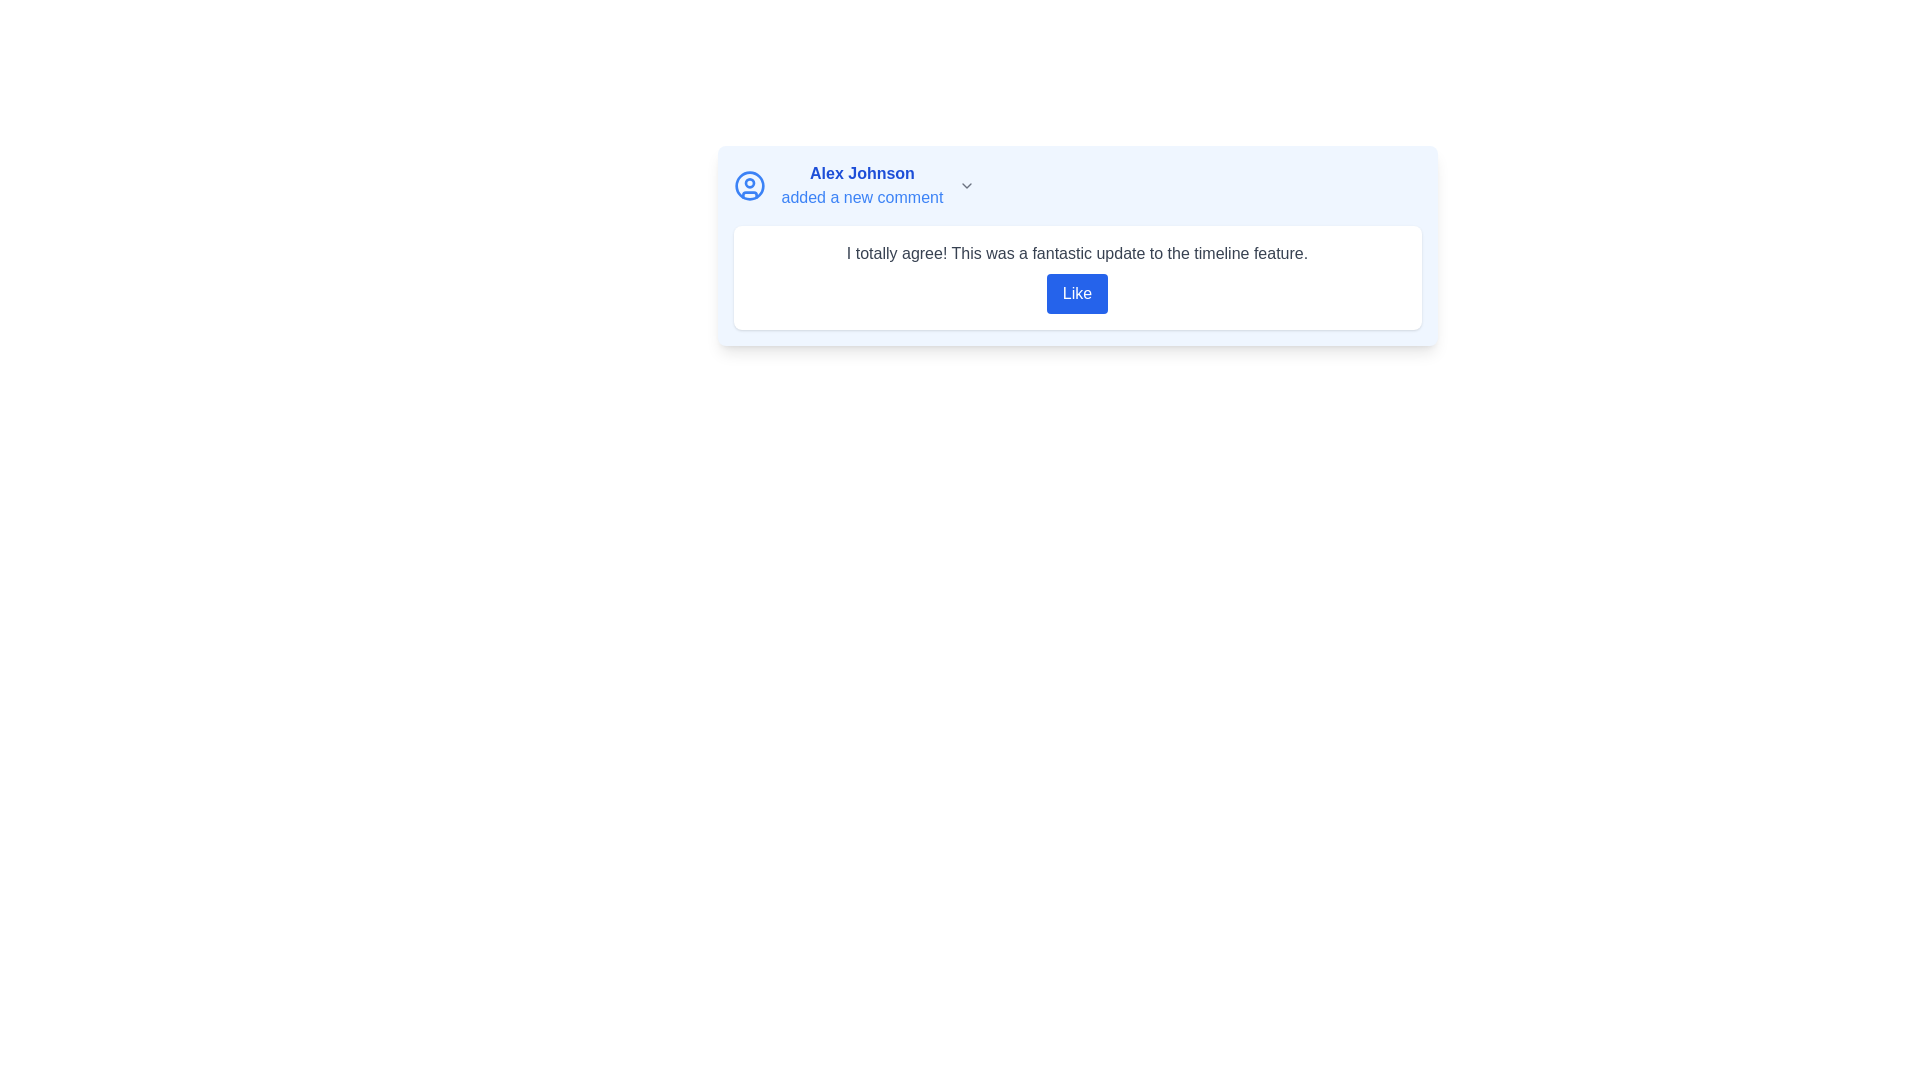 The image size is (1920, 1080). Describe the element at coordinates (1076, 253) in the screenshot. I see `the static text element displaying the comment 'I totally agree! This was a fantastic update to the timeline feature.' which is positioned above the blue 'Like' button` at that location.